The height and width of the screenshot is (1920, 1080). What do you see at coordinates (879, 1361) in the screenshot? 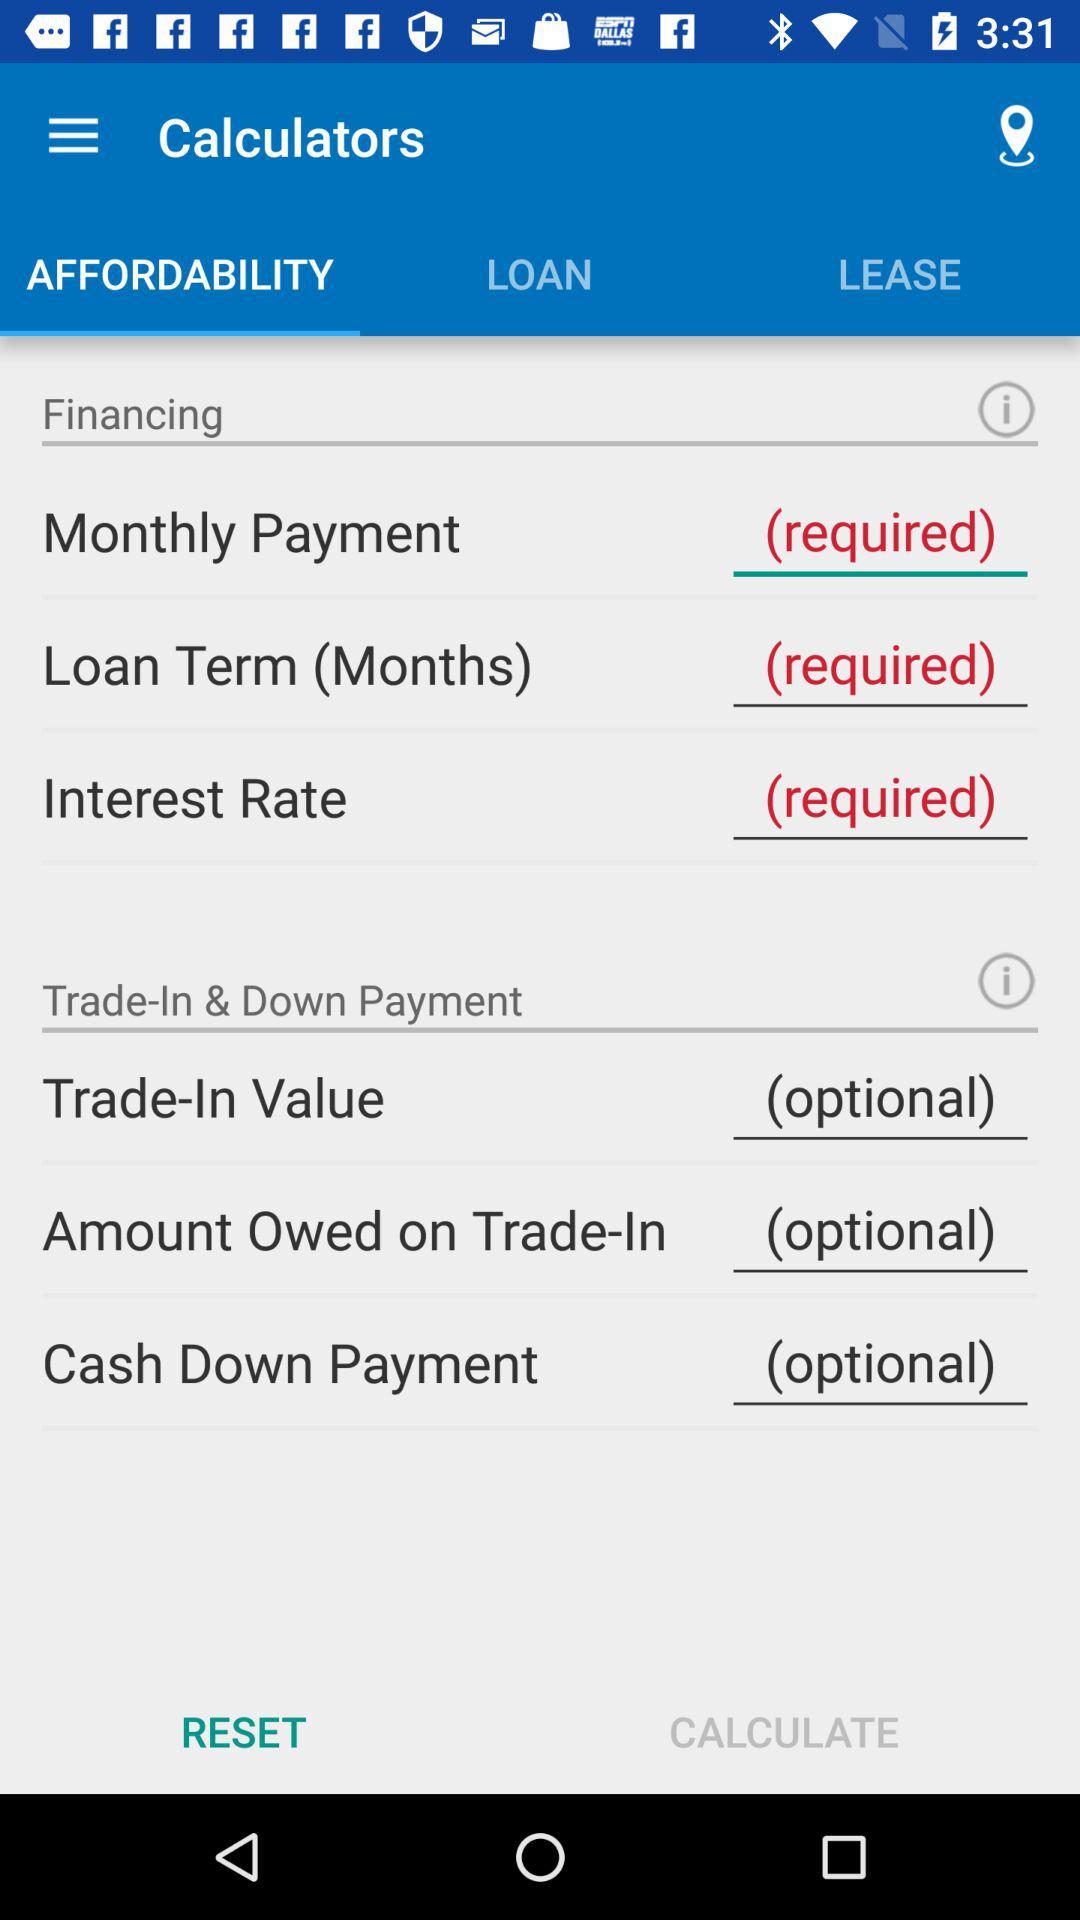
I see `cash down payment` at bounding box center [879, 1361].